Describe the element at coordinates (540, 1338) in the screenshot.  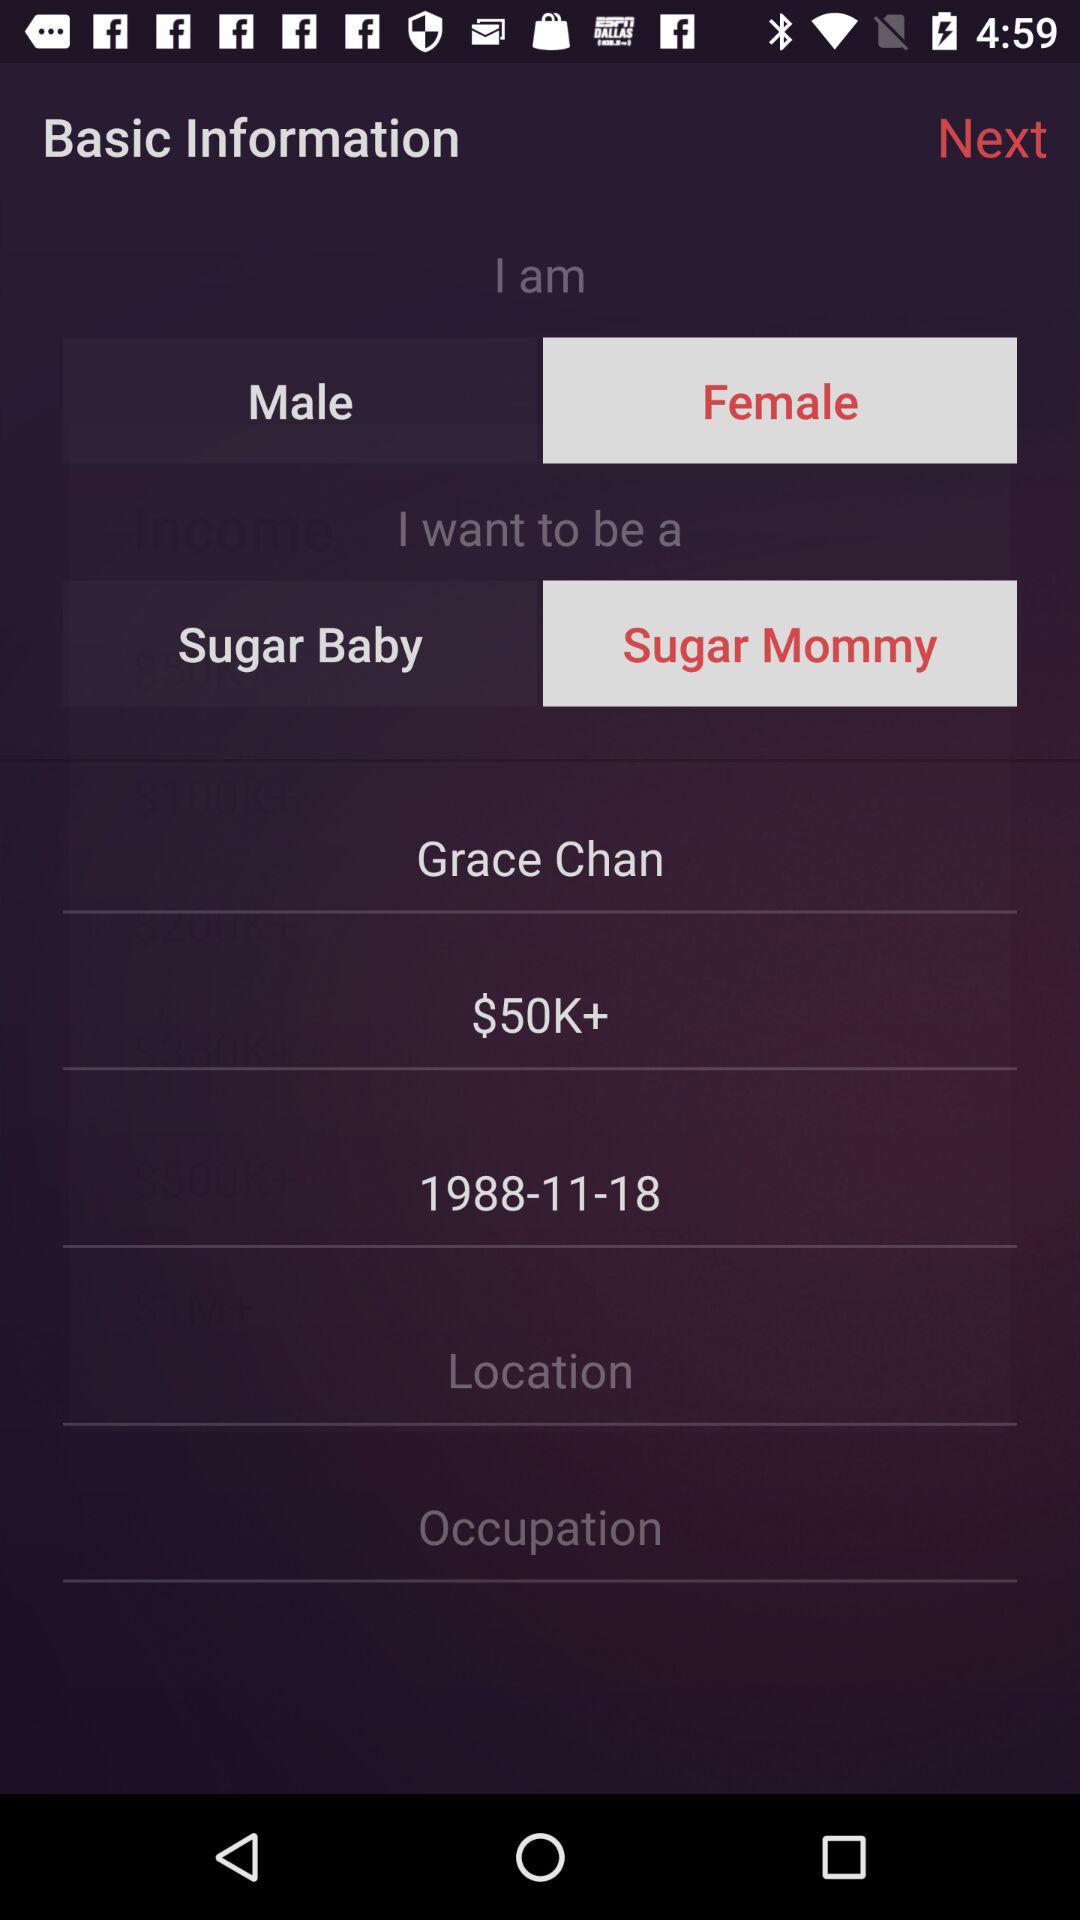
I see `location option` at that location.